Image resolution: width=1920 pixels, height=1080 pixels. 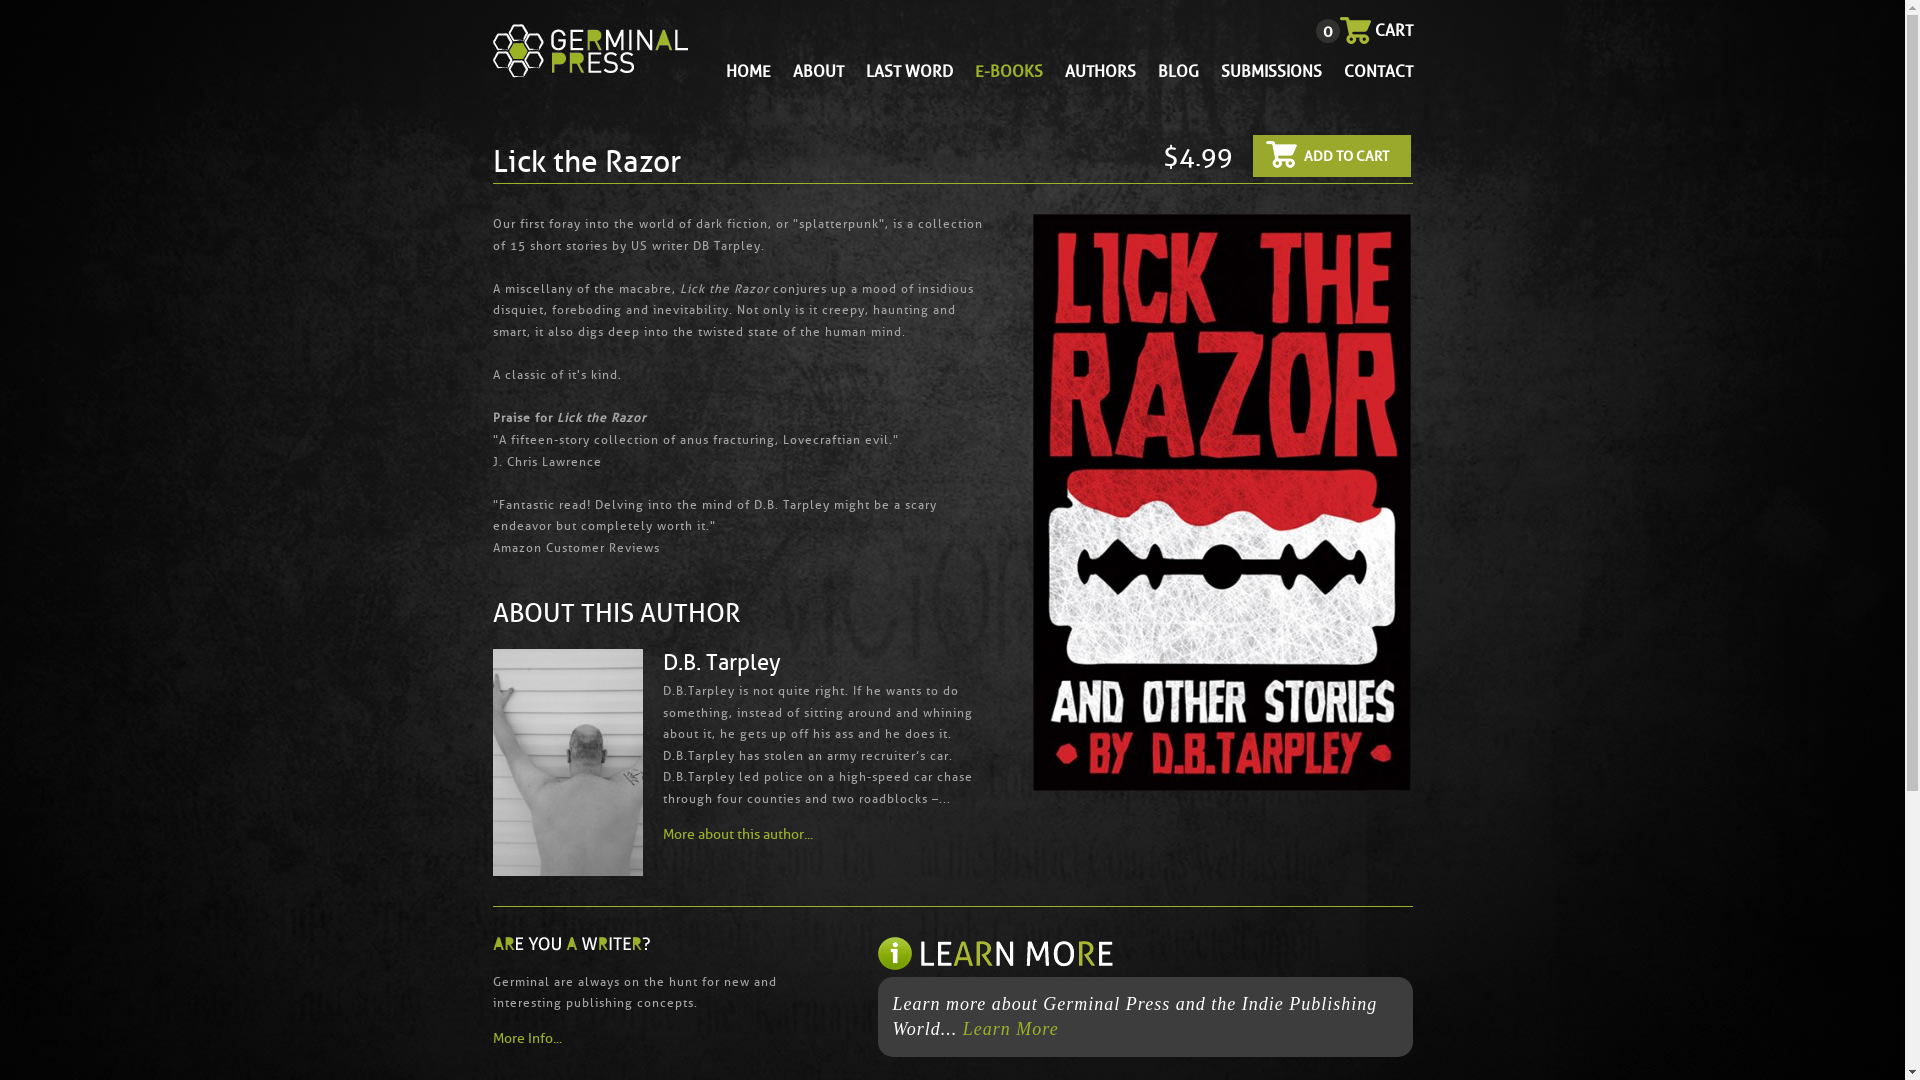 What do you see at coordinates (747, 70) in the screenshot?
I see `'HOME'` at bounding box center [747, 70].